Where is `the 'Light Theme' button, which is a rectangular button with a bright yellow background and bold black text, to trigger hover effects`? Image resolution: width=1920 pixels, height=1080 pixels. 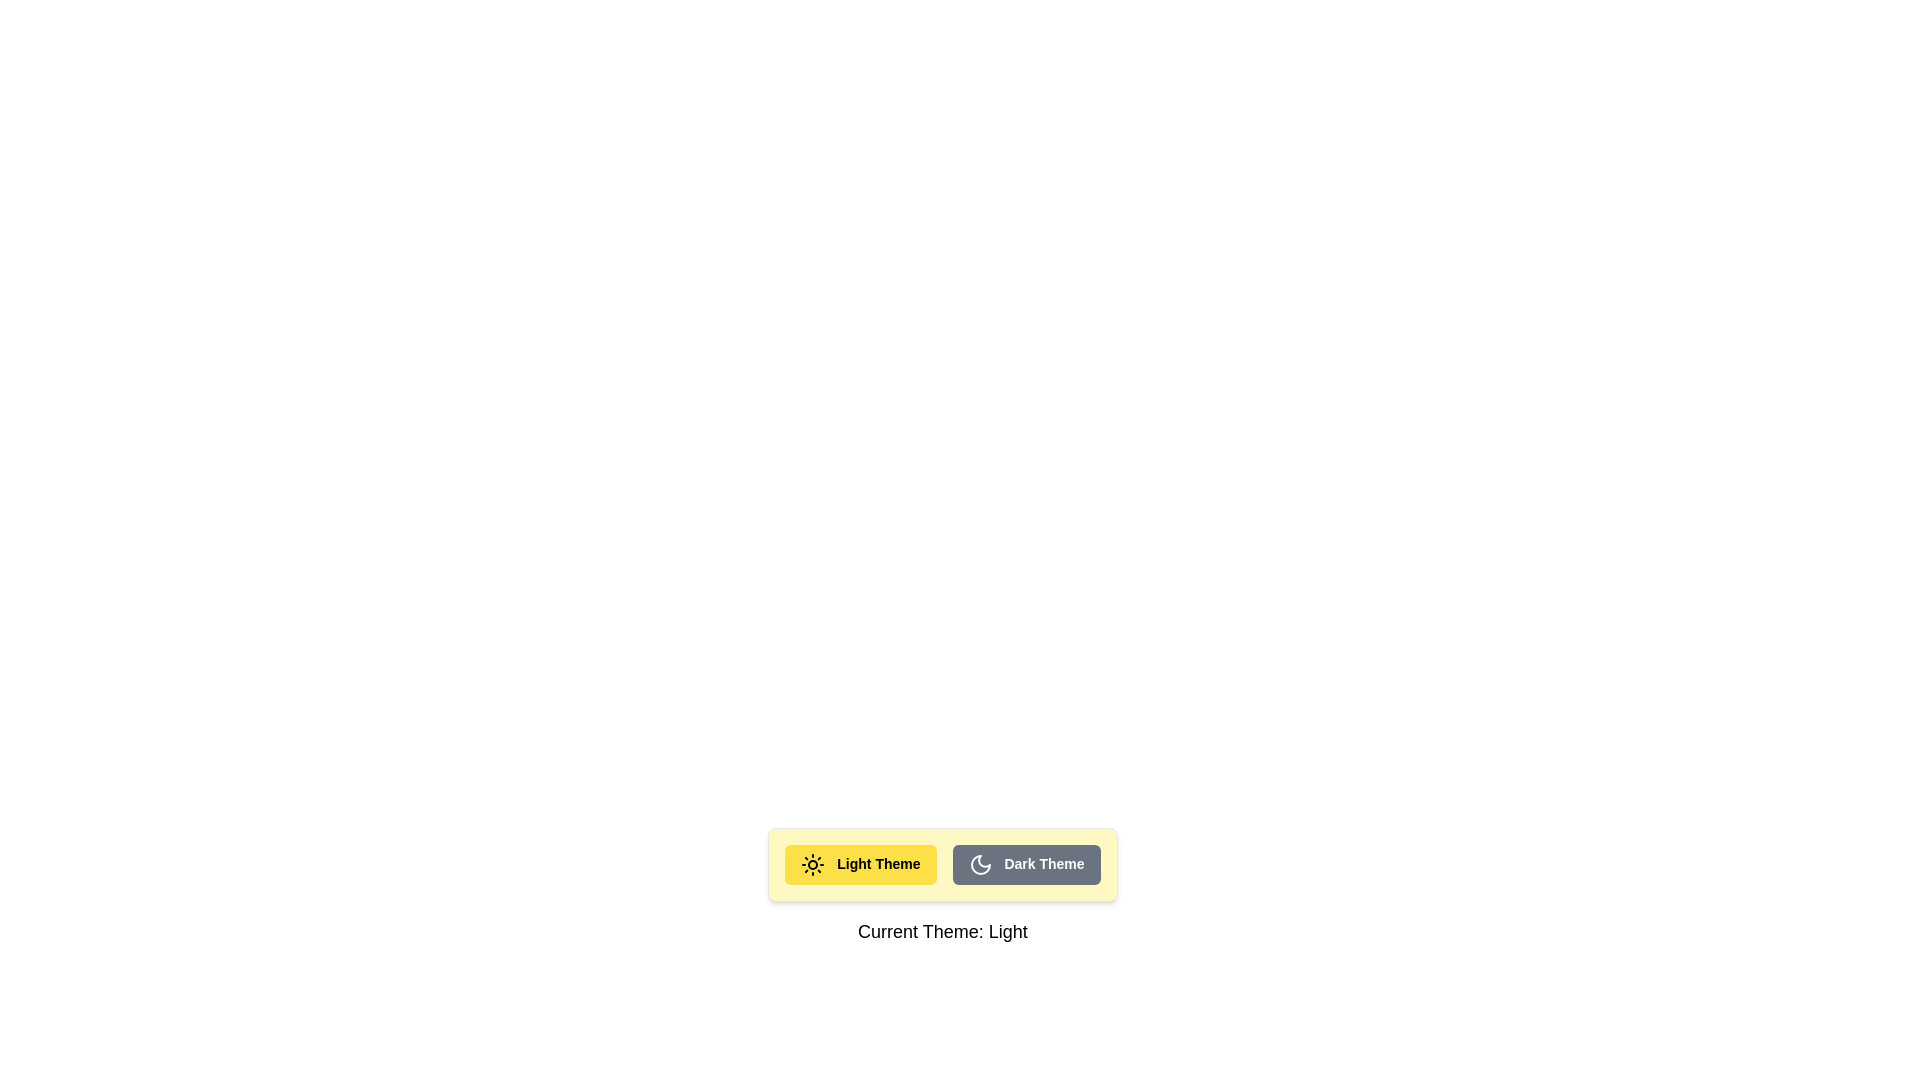 the 'Light Theme' button, which is a rectangular button with a bright yellow background and bold black text, to trigger hover effects is located at coordinates (860, 863).